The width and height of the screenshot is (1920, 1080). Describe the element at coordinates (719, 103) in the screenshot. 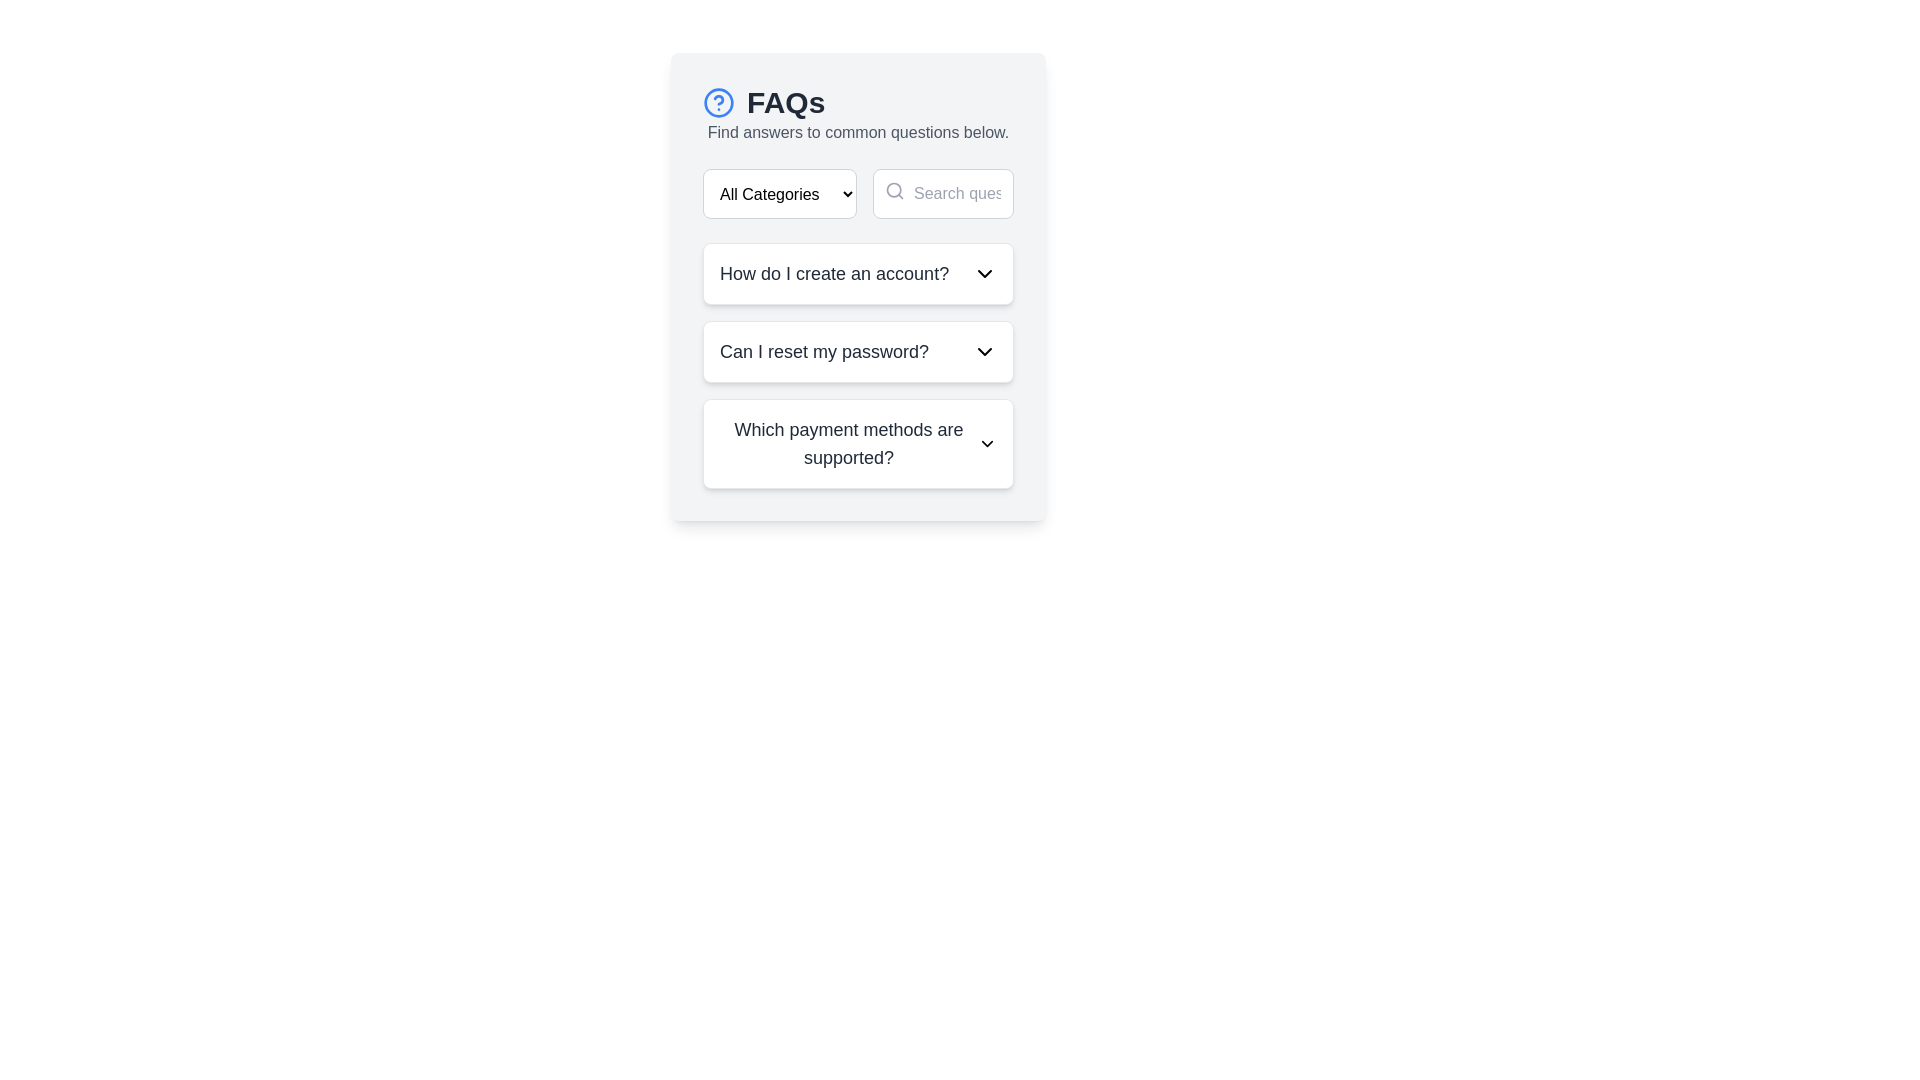

I see `the decorative SVG circle element located centrally within the help icon, which is positioned above the 'FAQs' heading` at that location.